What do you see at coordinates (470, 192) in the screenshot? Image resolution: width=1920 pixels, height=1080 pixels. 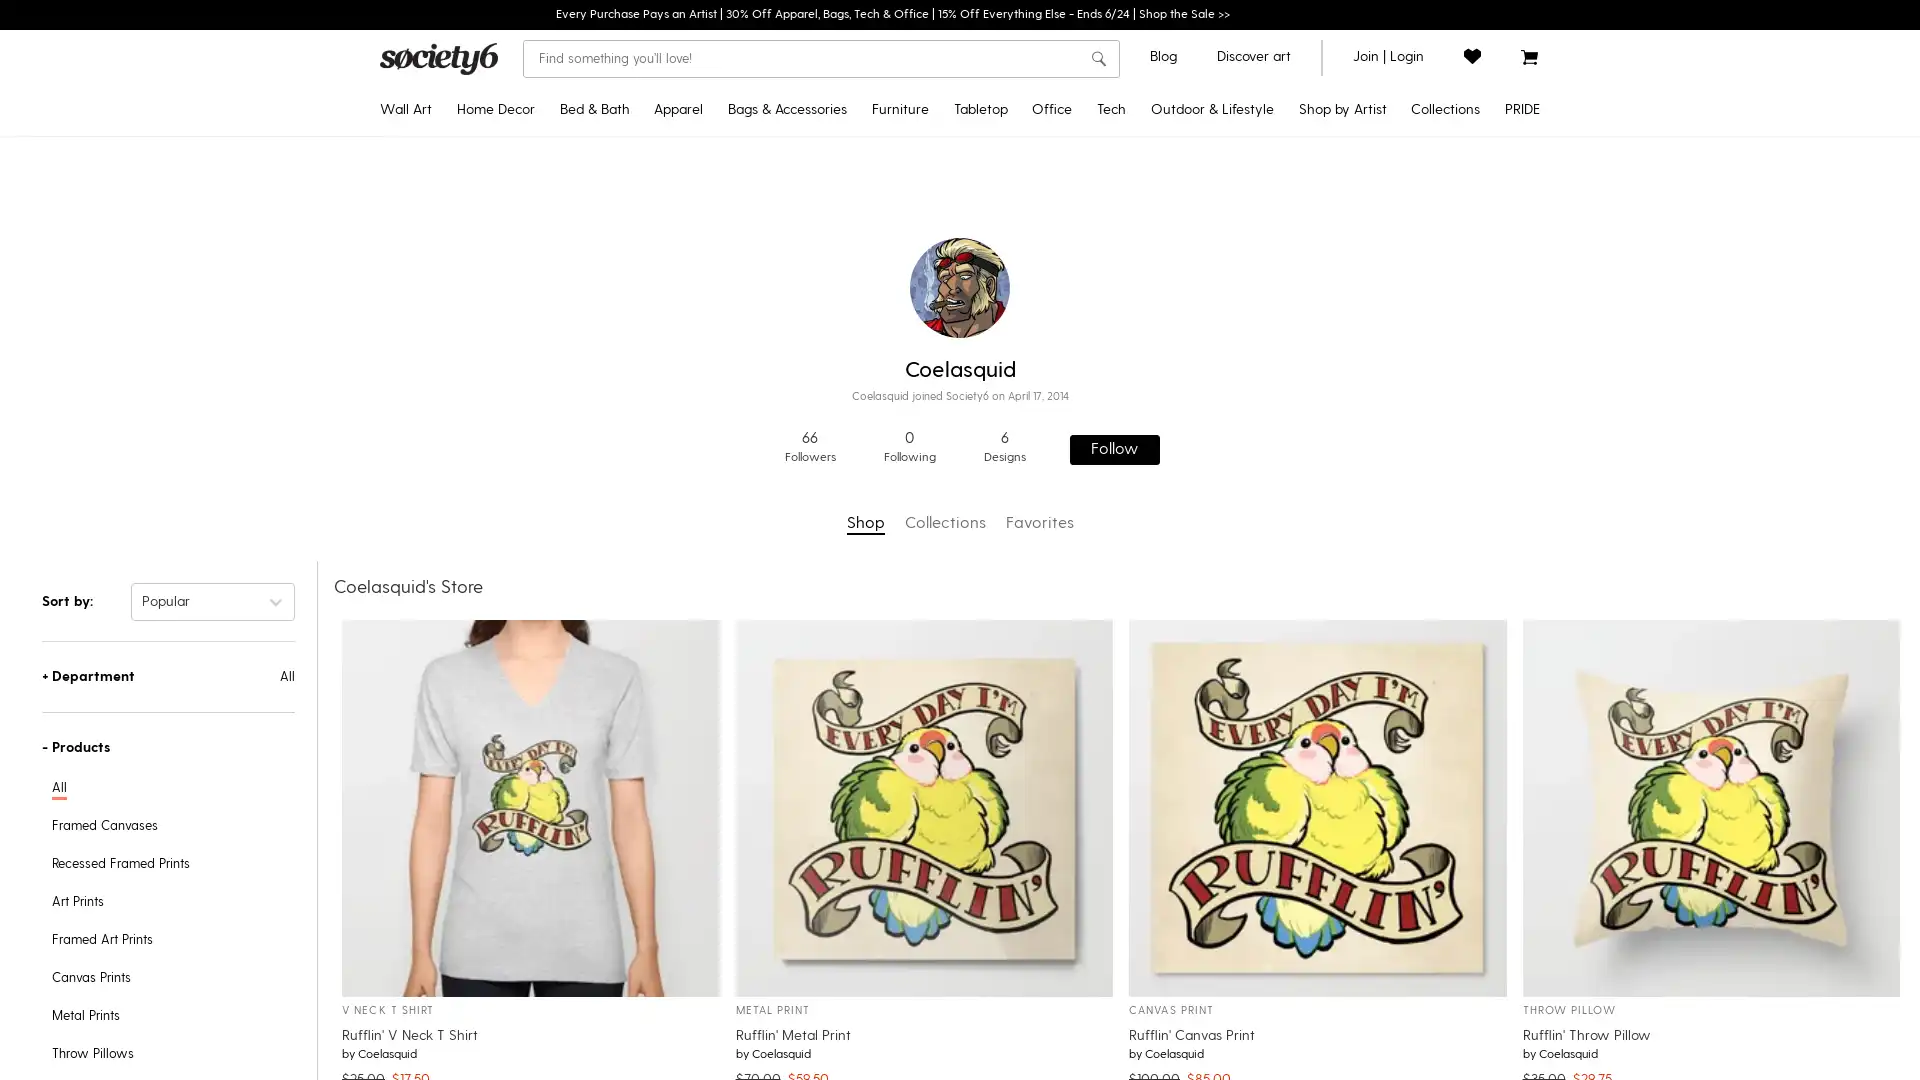 I see `Framed Art Prints` at bounding box center [470, 192].